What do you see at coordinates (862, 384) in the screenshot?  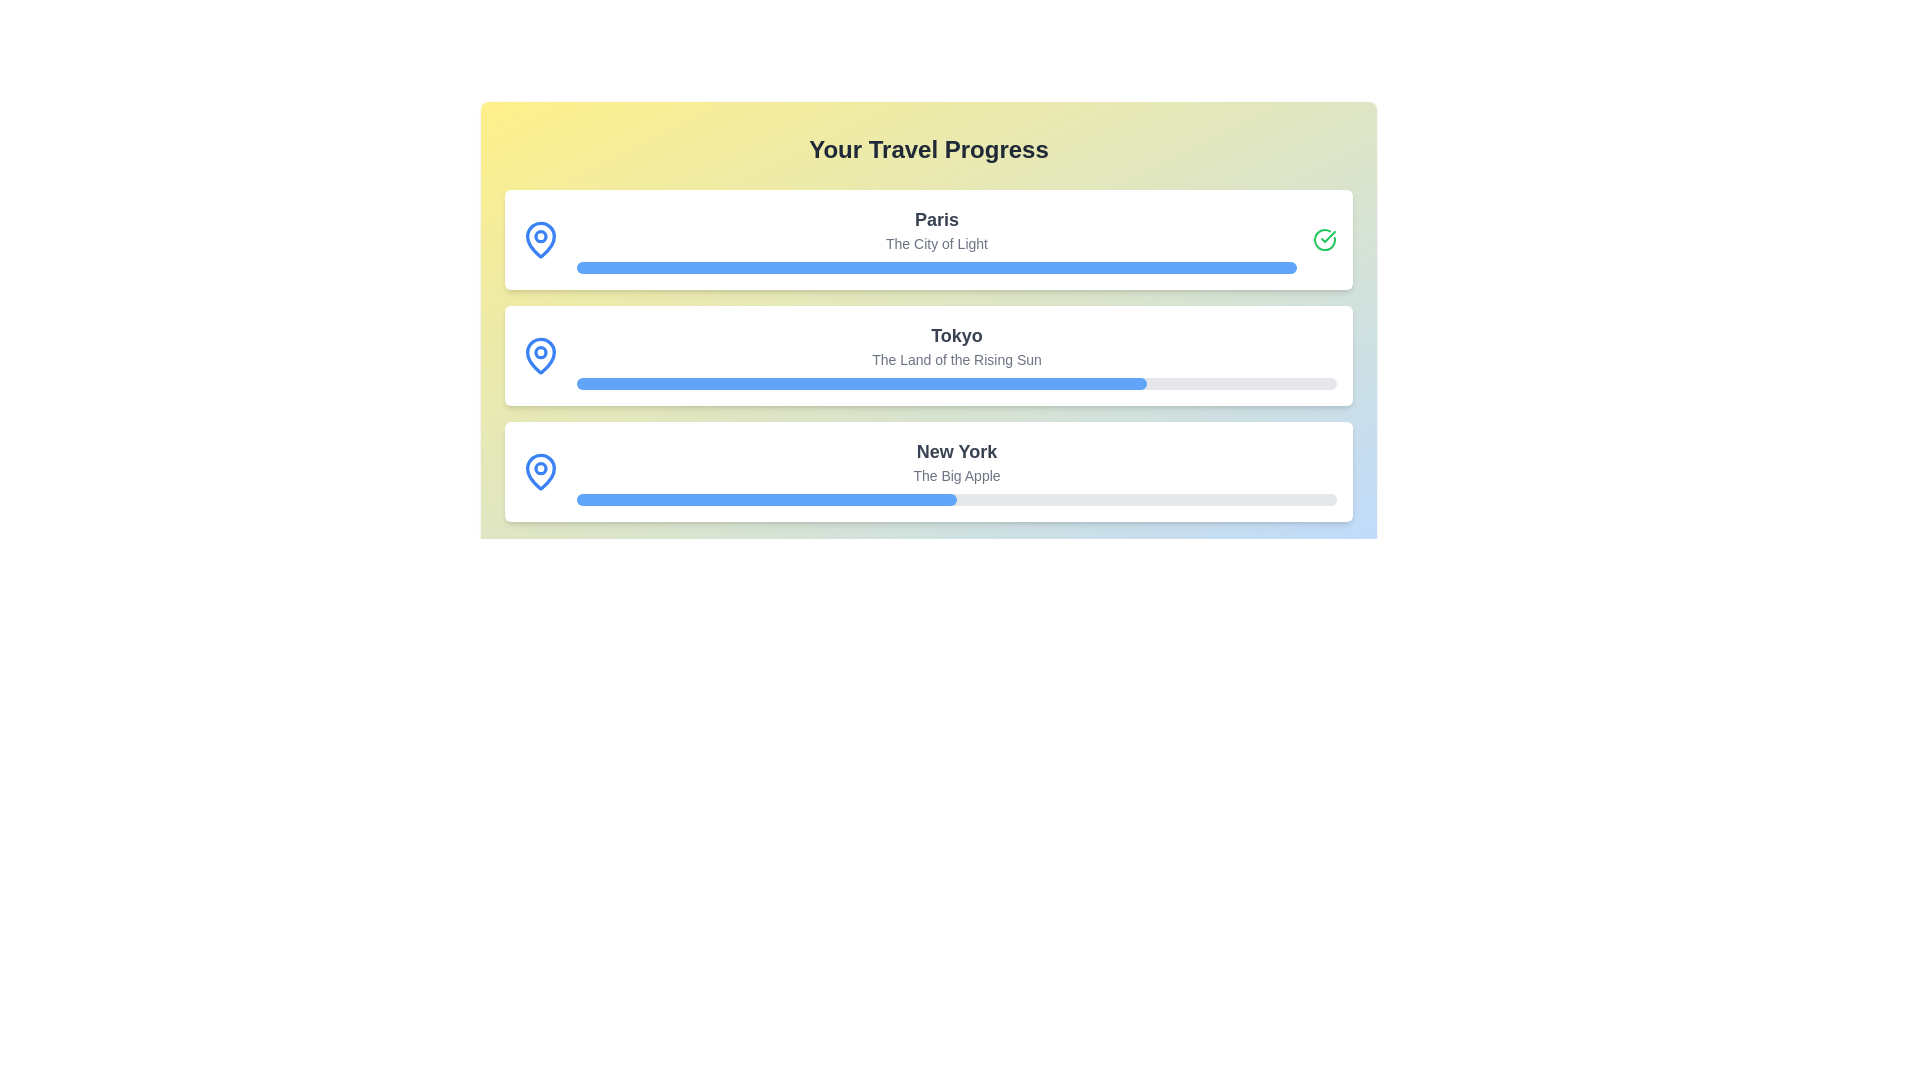 I see `the Progress bar indicator for the 'Tokyo' milestone, which visually represents 75% completion in the user's travel progress interface` at bounding box center [862, 384].